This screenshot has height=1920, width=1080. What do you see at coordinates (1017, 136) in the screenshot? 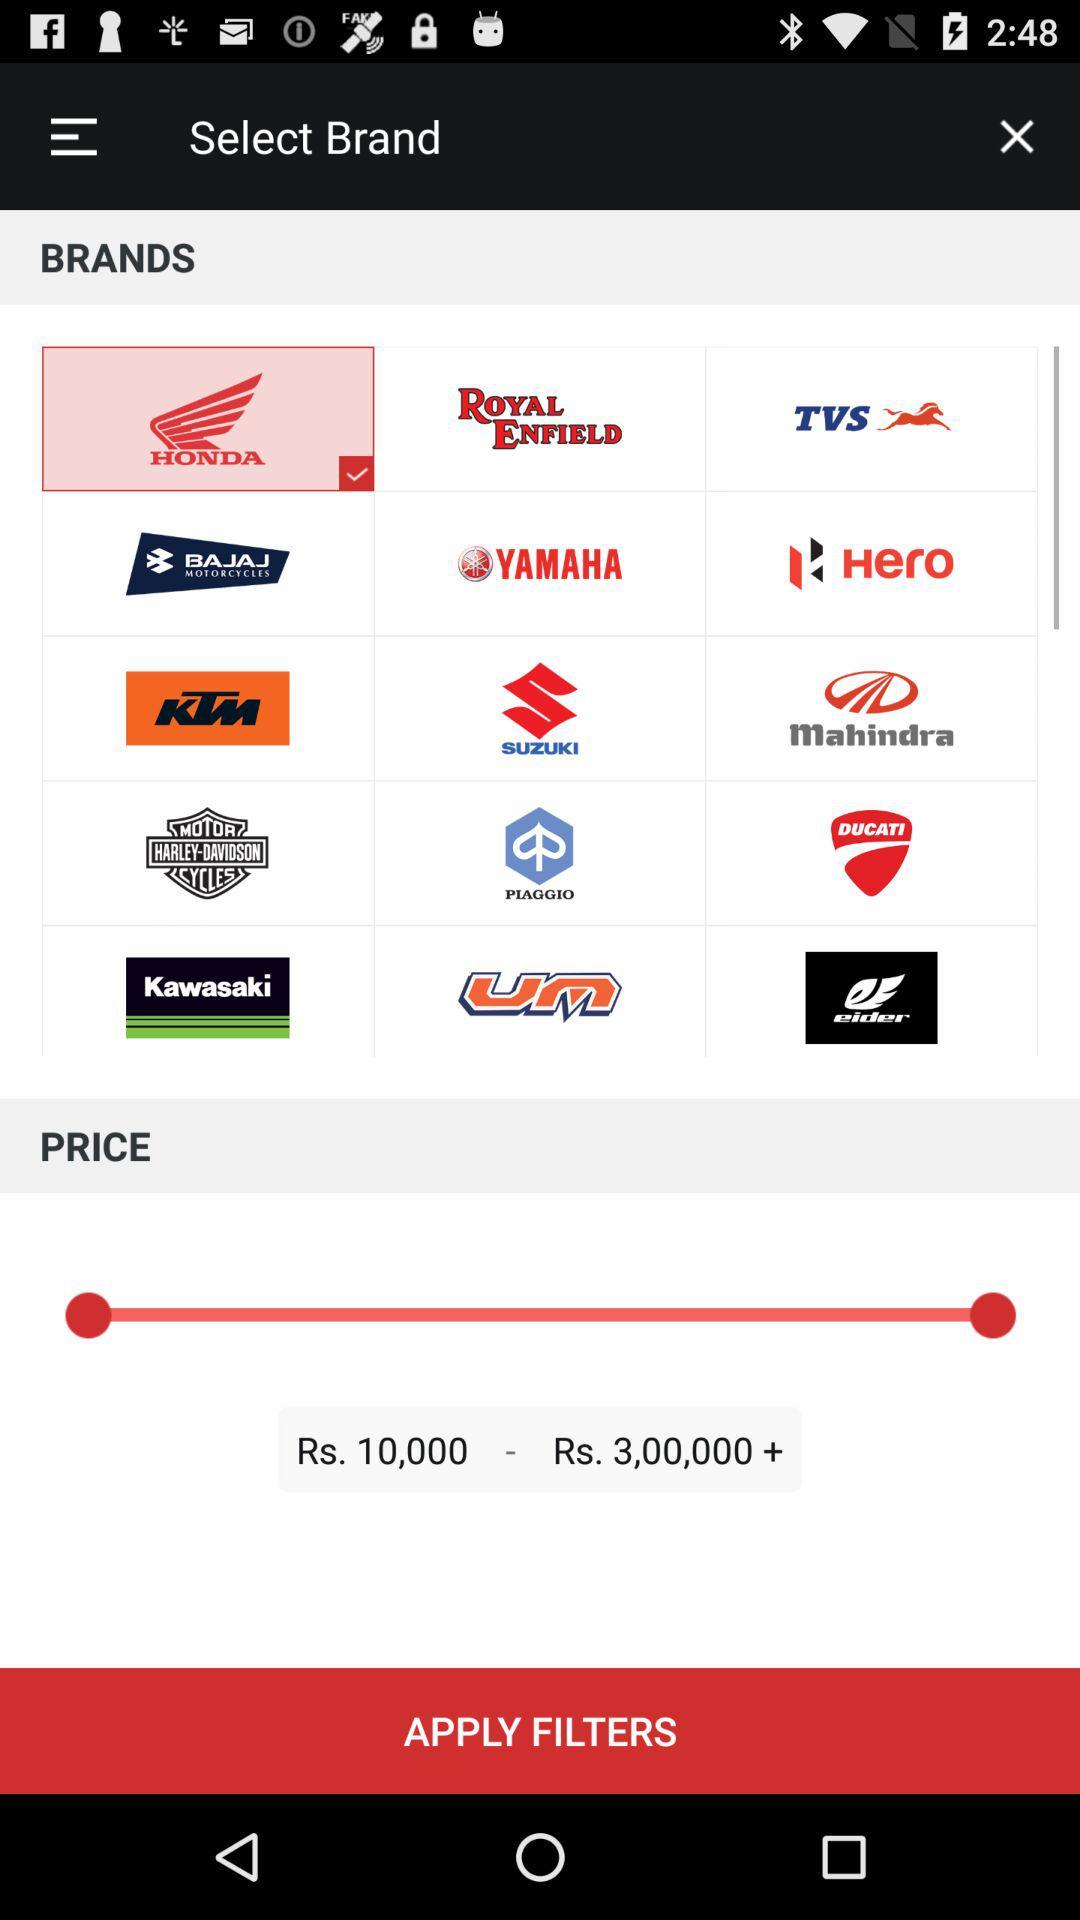
I see `the close button at the top right corner of the page` at bounding box center [1017, 136].